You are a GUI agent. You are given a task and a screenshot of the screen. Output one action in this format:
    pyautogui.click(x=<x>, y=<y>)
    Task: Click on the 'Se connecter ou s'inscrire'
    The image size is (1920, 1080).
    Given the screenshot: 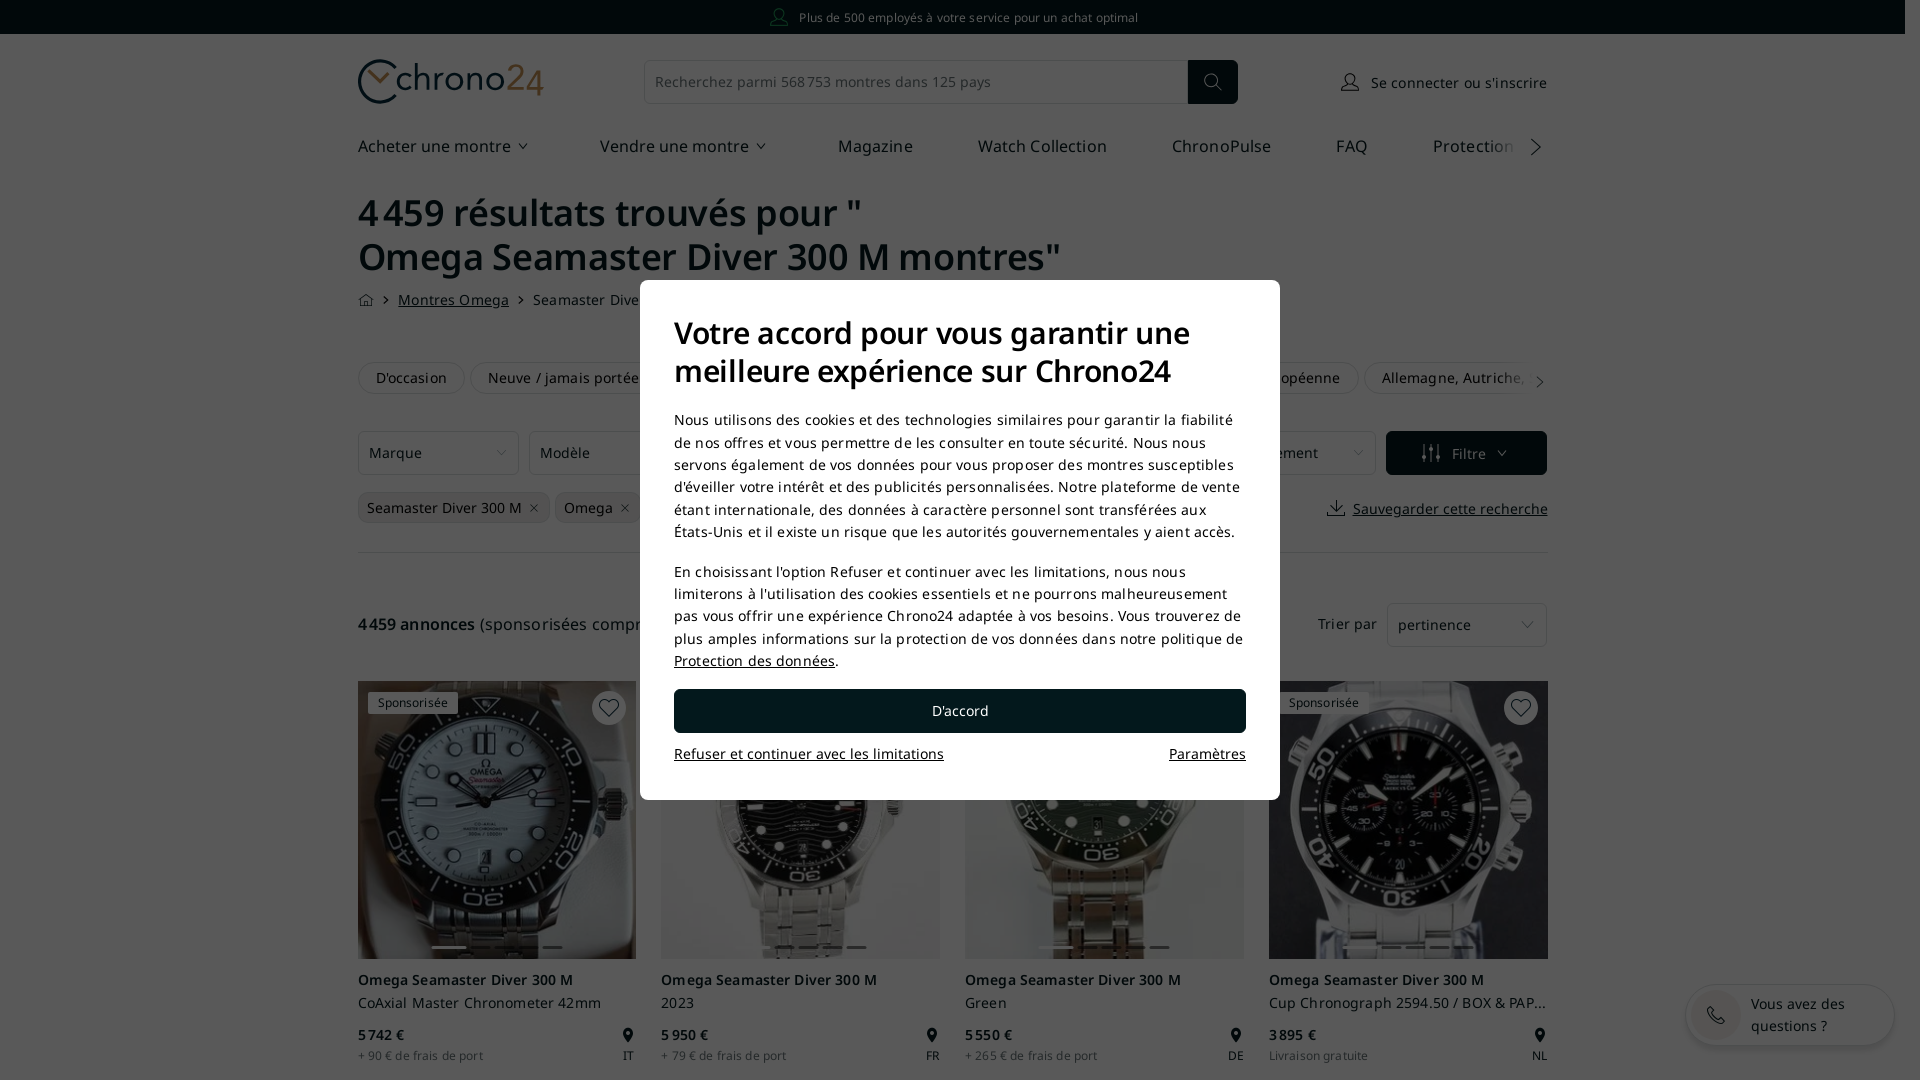 What is the action you would take?
    pyautogui.click(x=1443, y=80)
    